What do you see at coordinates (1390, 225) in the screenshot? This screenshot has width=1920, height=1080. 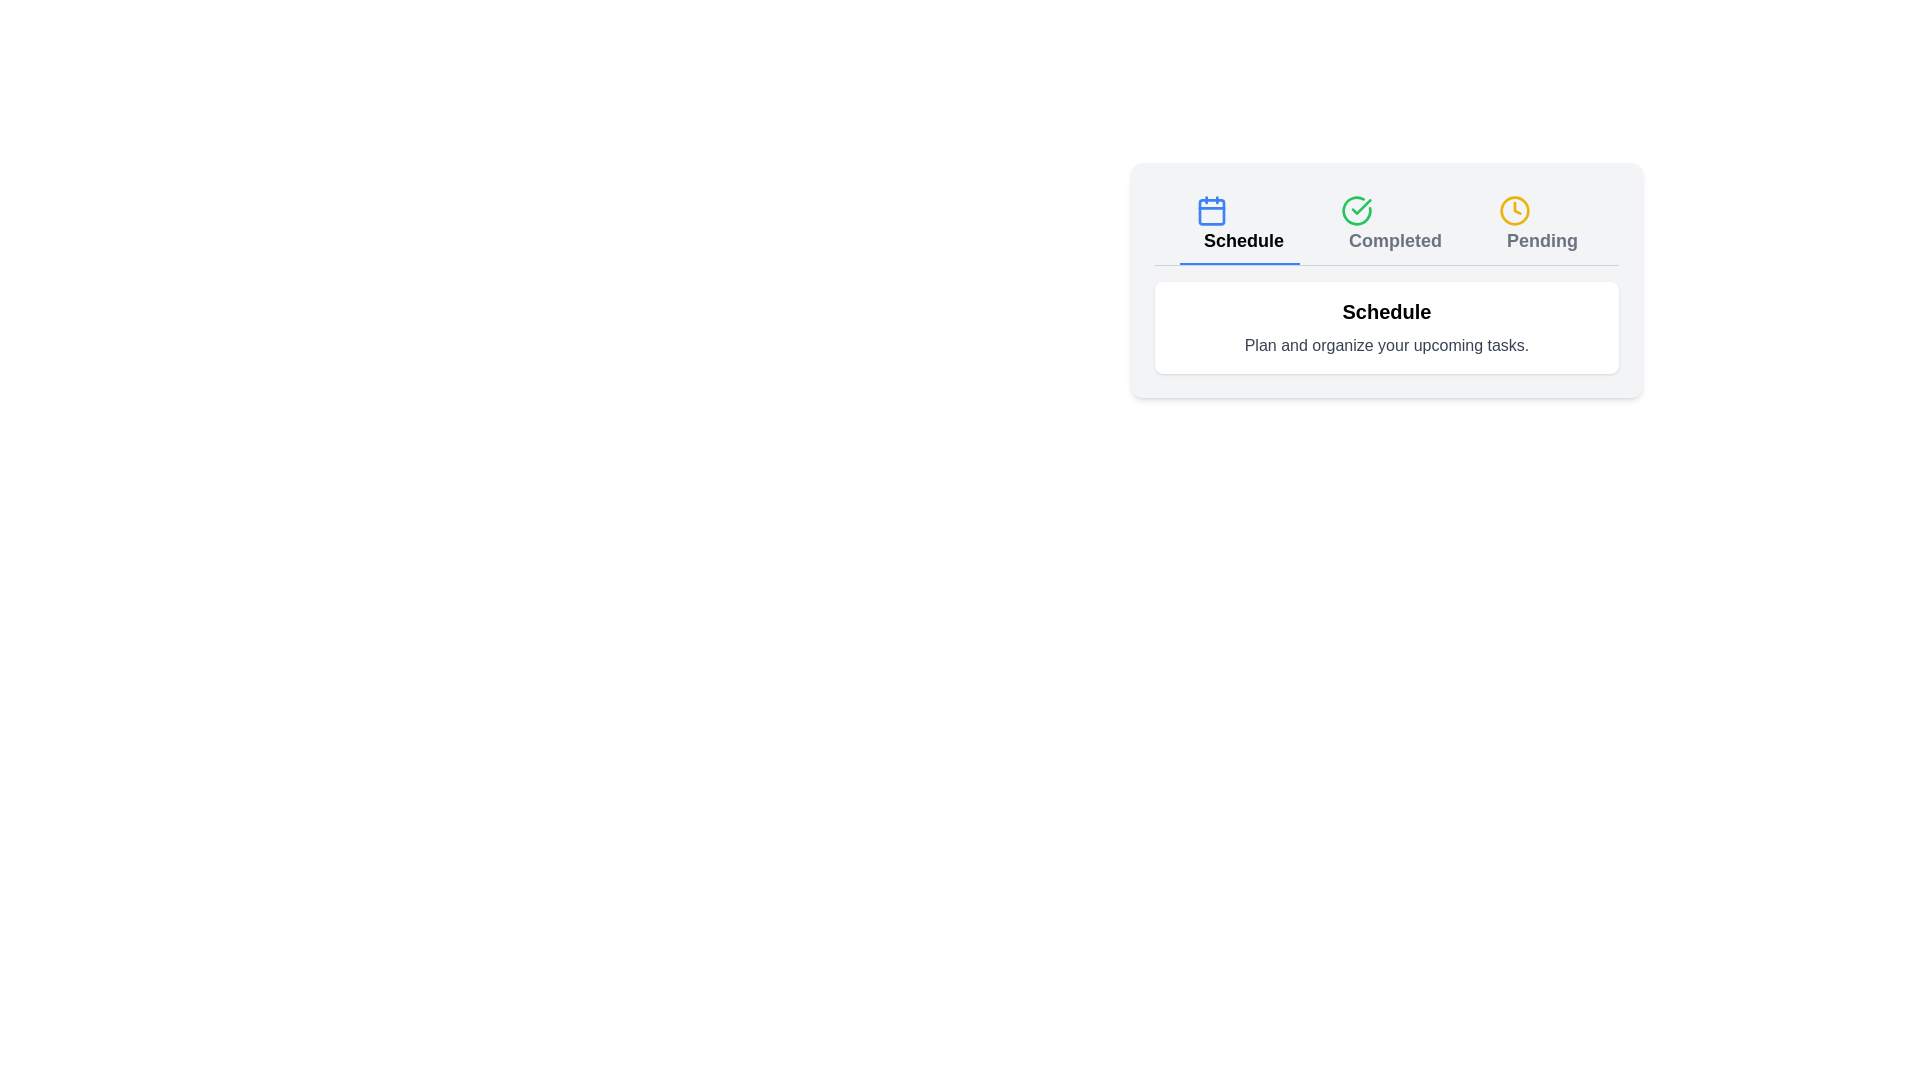 I see `the Completed tab to view its content` at bounding box center [1390, 225].